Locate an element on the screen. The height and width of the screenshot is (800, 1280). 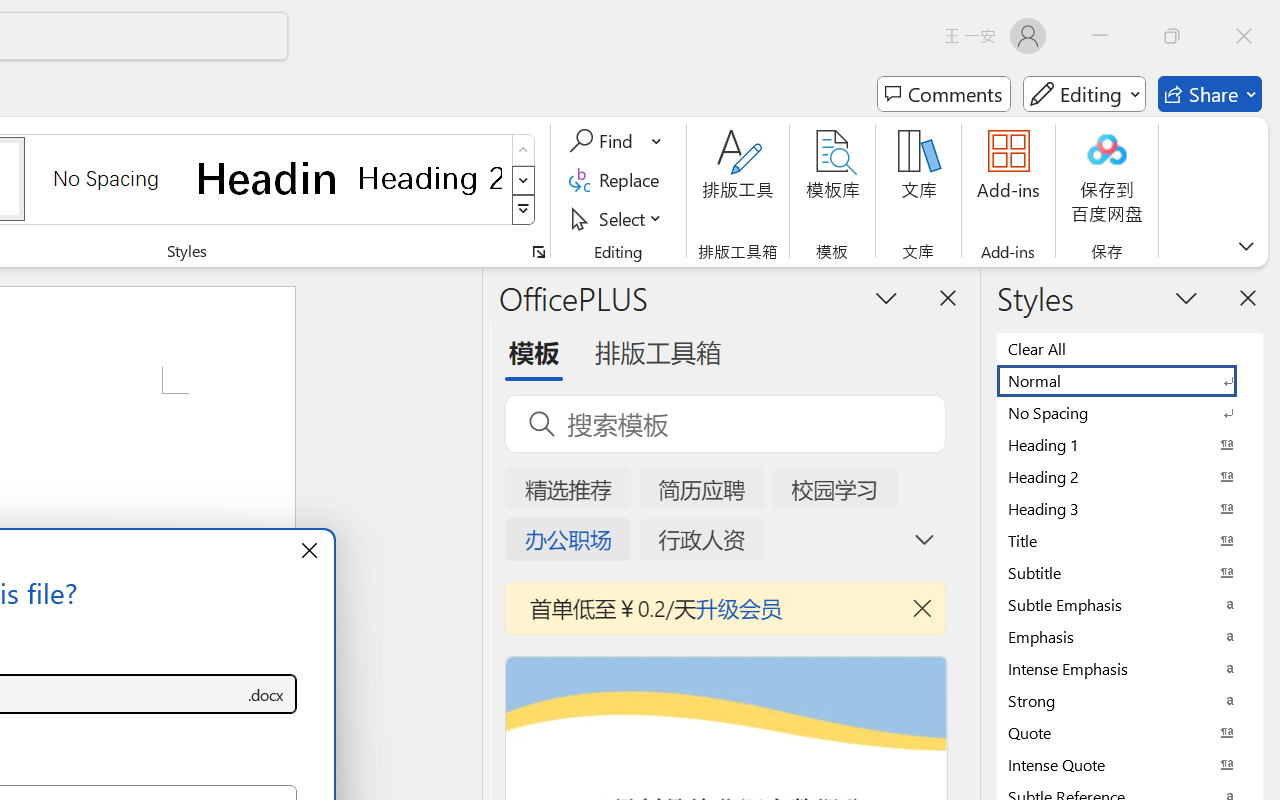
'Find' is located at coordinates (603, 141).